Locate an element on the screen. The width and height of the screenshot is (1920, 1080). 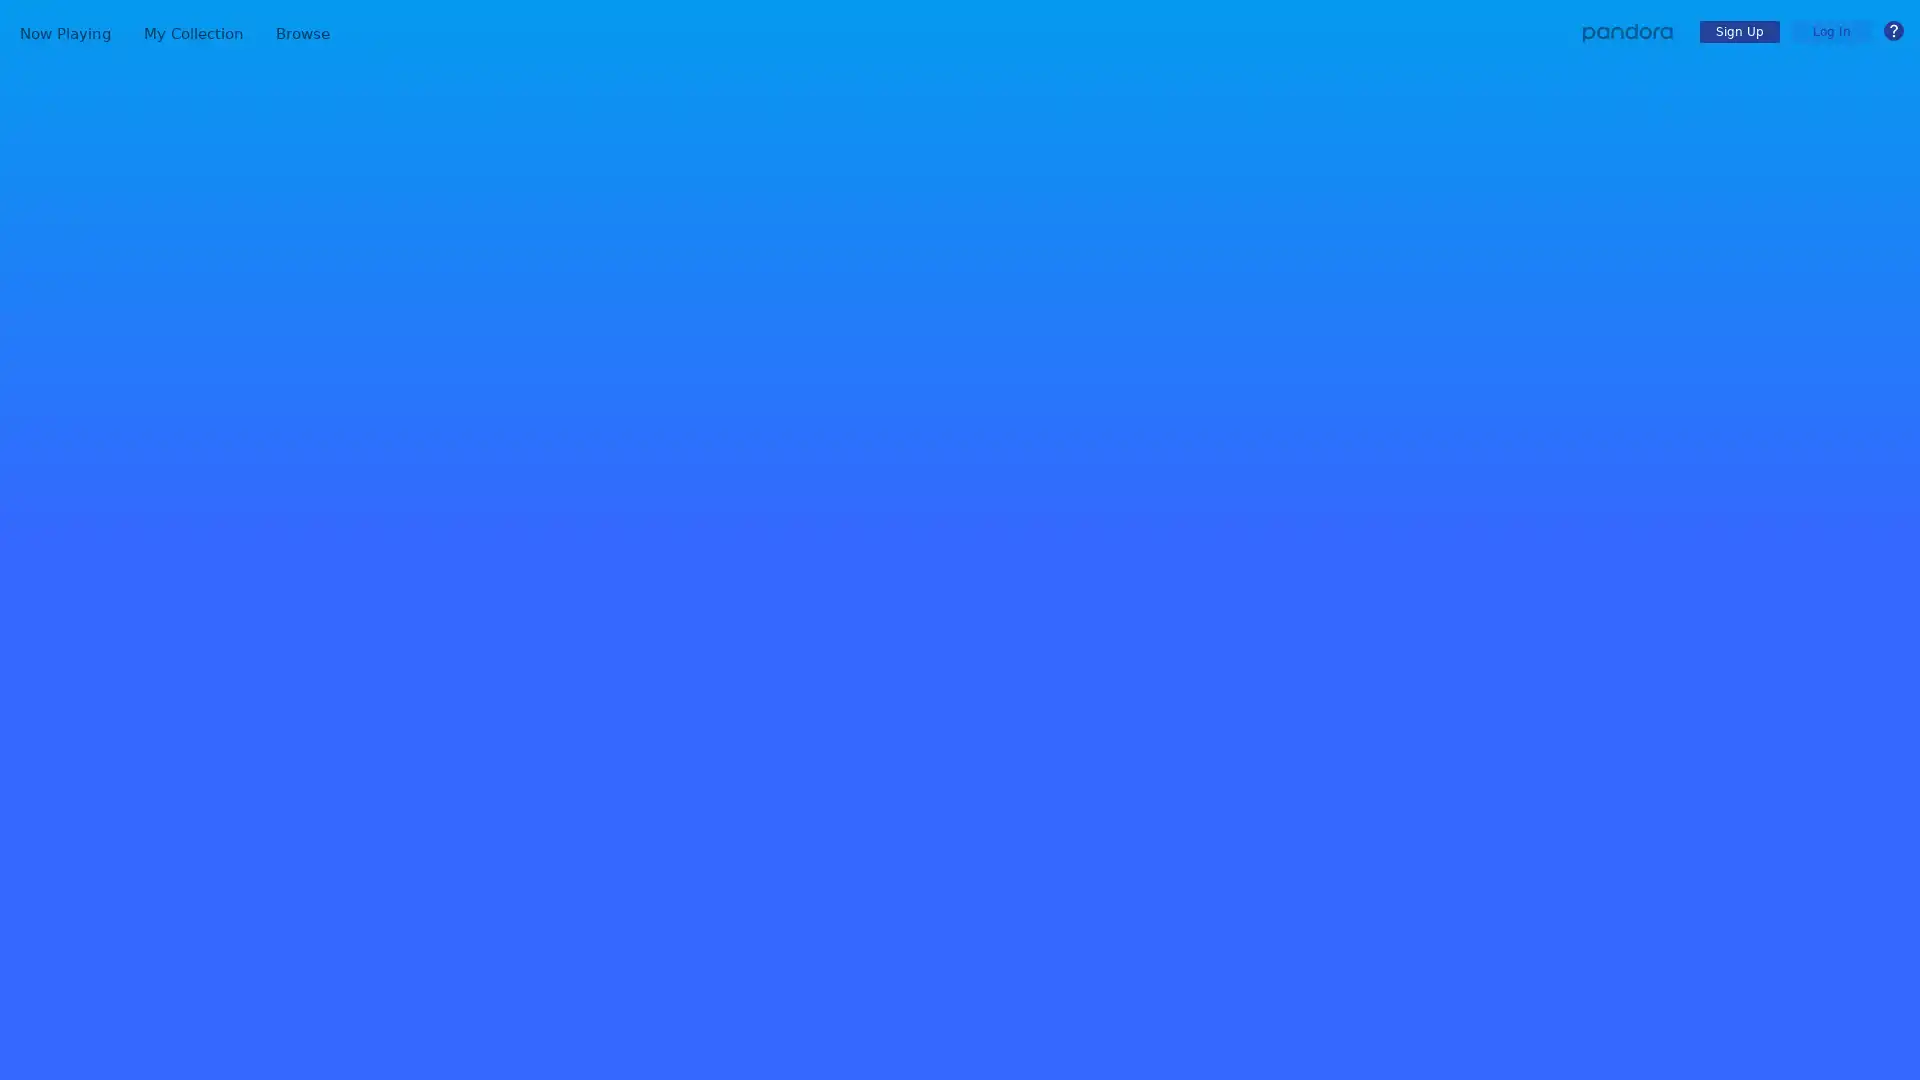
Play Ep. 46 | Microsoft VP Marcus Fontoura on Architecting Azure, the Worlds Computer Ep. 46 | Microsoft VP Marcus Fontoura on Architecting Azure, the Worlds Computer May 24, 2022 44:52 more ... Marcus Fontoura has spent time at many of the worlds leading technology companies including IBM Research, Yahoo, Google, and Microsoft. In this episode of Moores Lobby, Daniel goes on a deep dive with Marcus into Microsofts cloud computing platform, Azure. In this episode, they discuss the hardware, software, and infrastructure behind what Marcus considers to be the worlds computer. By effectively integrating both hardware and software, they are enabling other engineers and technologists to do the science fiction work that they dream of doing. Fontouras passion for his work comes through in this lively discussion and in his goals to create technology to make our lives better. Reflecting on the immense challenges that occurred during Covid when internet traffic spiked, Fontoura considered it one of his proudest moments:" This became a very challenging couple of months as we had to manage the capacity. But you know, for me it was super exciting because this was putting to the test everything that I'm talking to you about. We really have this deep knowledge of the workloads that we are running on Azure. We know how to manage, we know how to manage power efficiently...we coped brilliantly. Did you know that overclocking CPUs isnt just for gamers, but is used in Azure data centers? Fontoura explains how selective overclocking actually improves efficiency. Well bet you cant guess what intense computing applications demand this overclocking! But, it will make perfect sense after you hear his explanation. The episode touches on many other fascinating topics including: Ambient intelligence that will make our lives better, without being creepy Our most efficient data centers are... sorry, you will have to listen to hear Fontoura finish this statement! Democratizing high-performance computing Immersion cooling How the combination of edge and cloud is a beautiful vision Fontouras view on the skills that the next generation of technologists will need to succeed Tune in and let us know your thoughts from the episode on Moores Lobby Linkedin or Facebook pages. is located at coordinates (1285, 690).